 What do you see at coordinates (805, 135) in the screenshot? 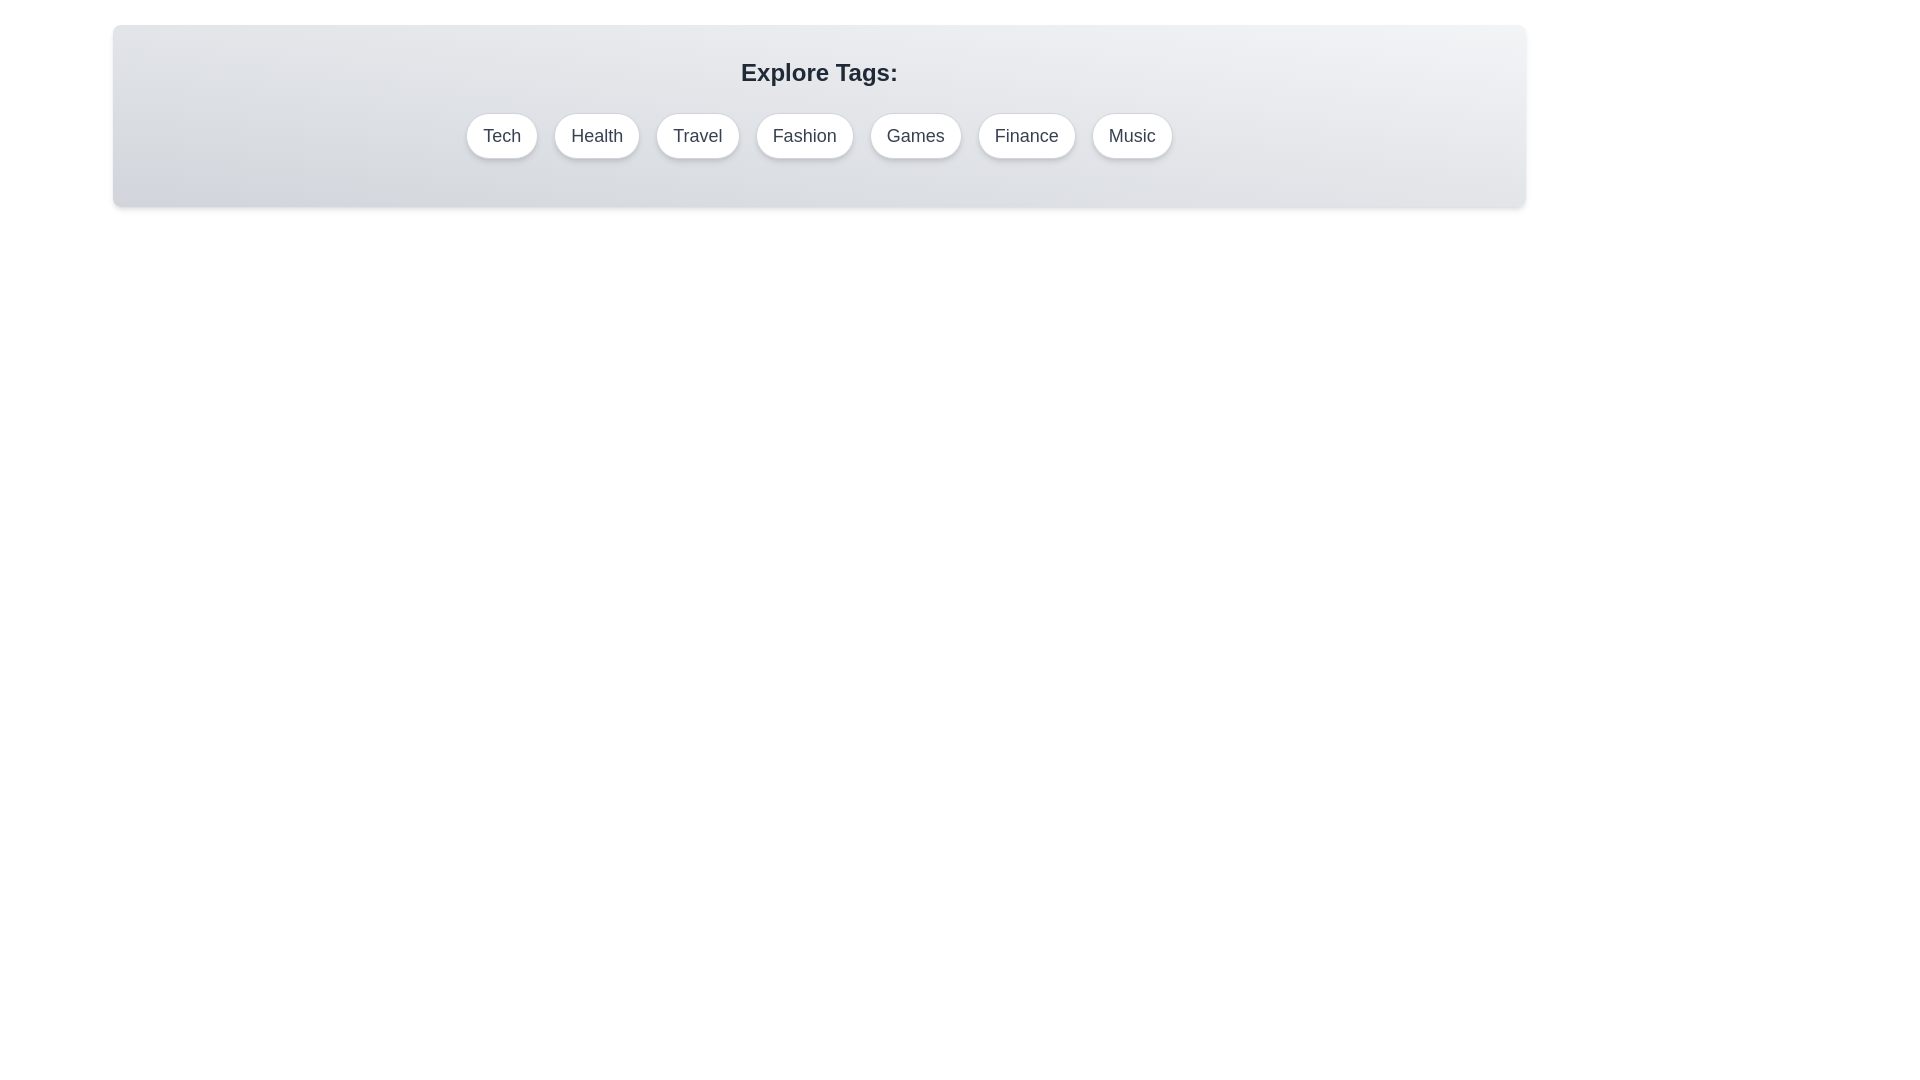
I see `the tag labeled Fashion to select it` at bounding box center [805, 135].